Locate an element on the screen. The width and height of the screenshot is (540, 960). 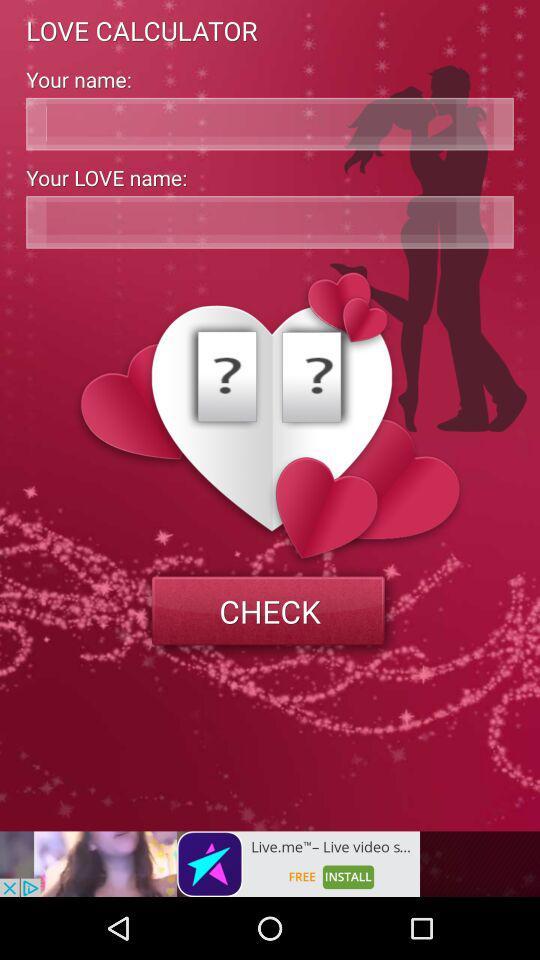
advertisement is located at coordinates (209, 863).